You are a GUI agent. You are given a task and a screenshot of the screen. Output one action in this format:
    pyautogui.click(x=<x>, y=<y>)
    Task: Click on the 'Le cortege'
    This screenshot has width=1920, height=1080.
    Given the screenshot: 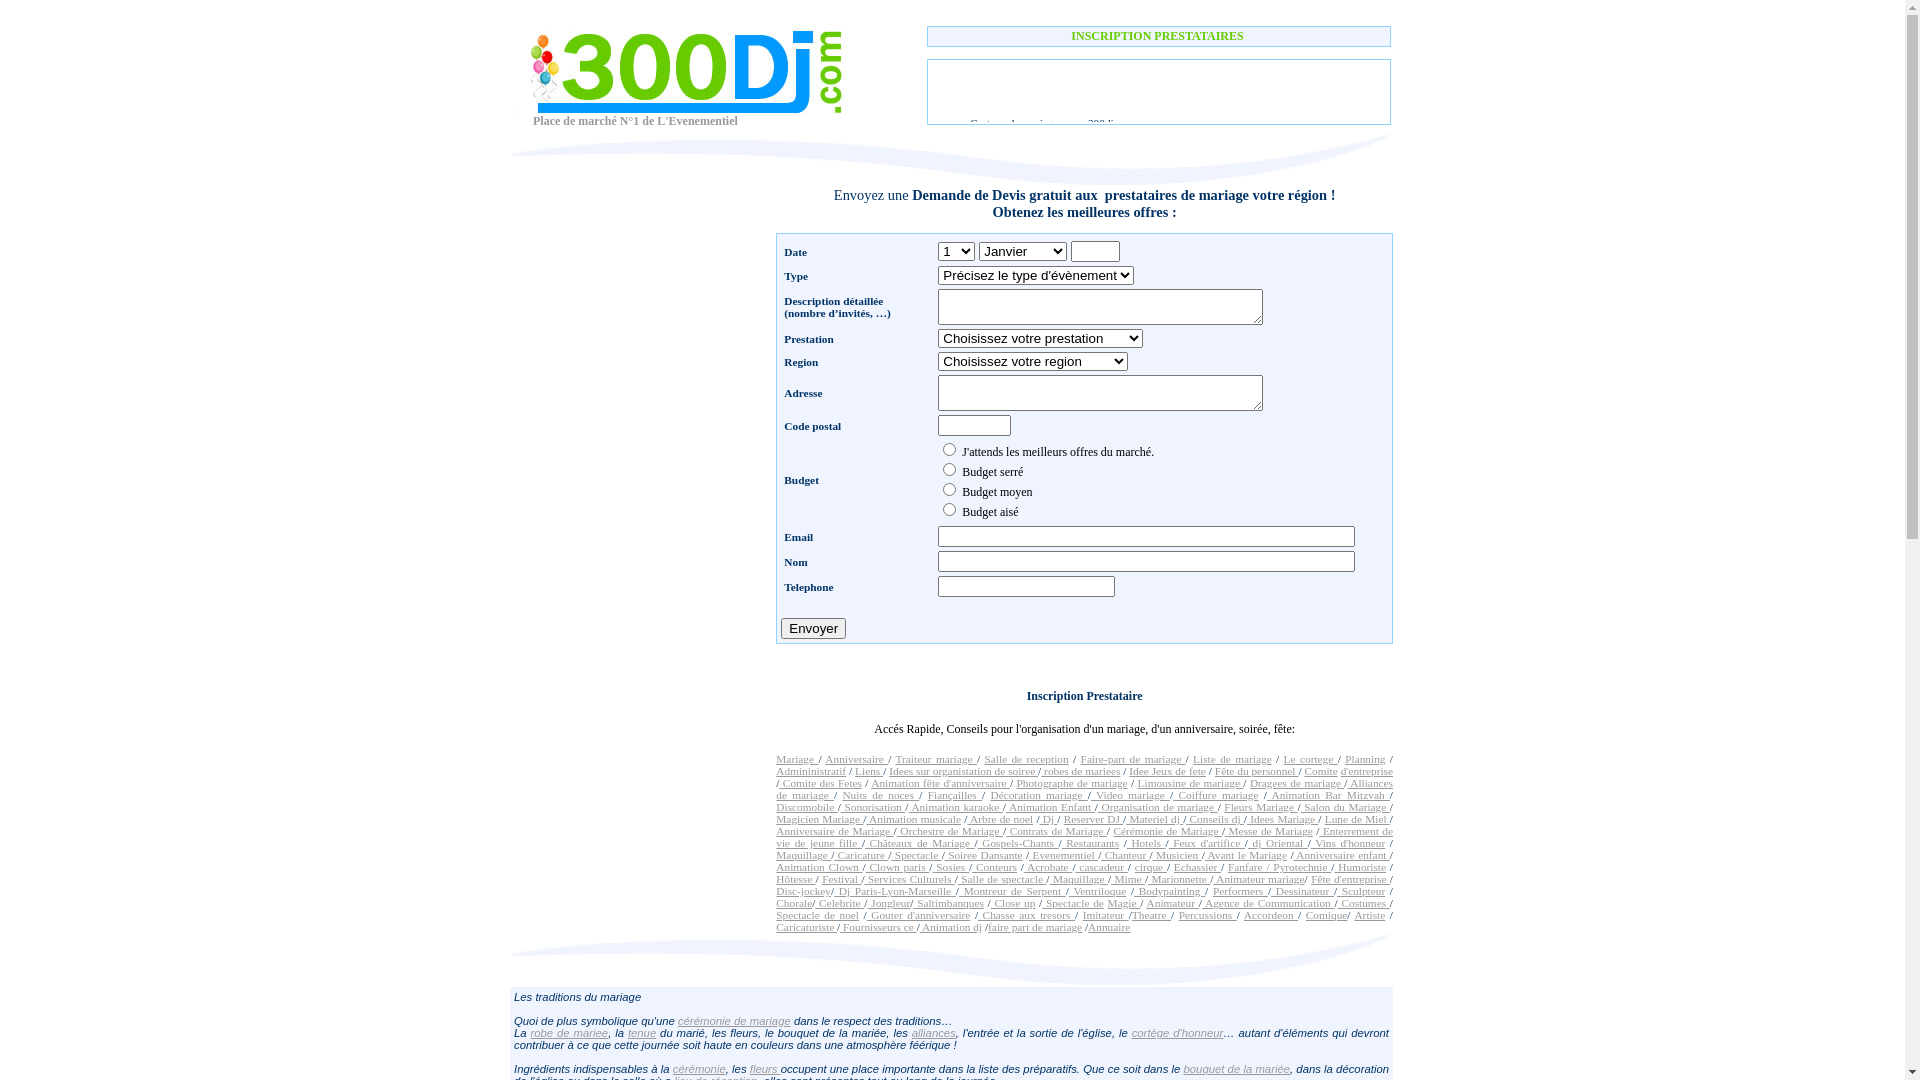 What is the action you would take?
    pyautogui.click(x=1310, y=759)
    